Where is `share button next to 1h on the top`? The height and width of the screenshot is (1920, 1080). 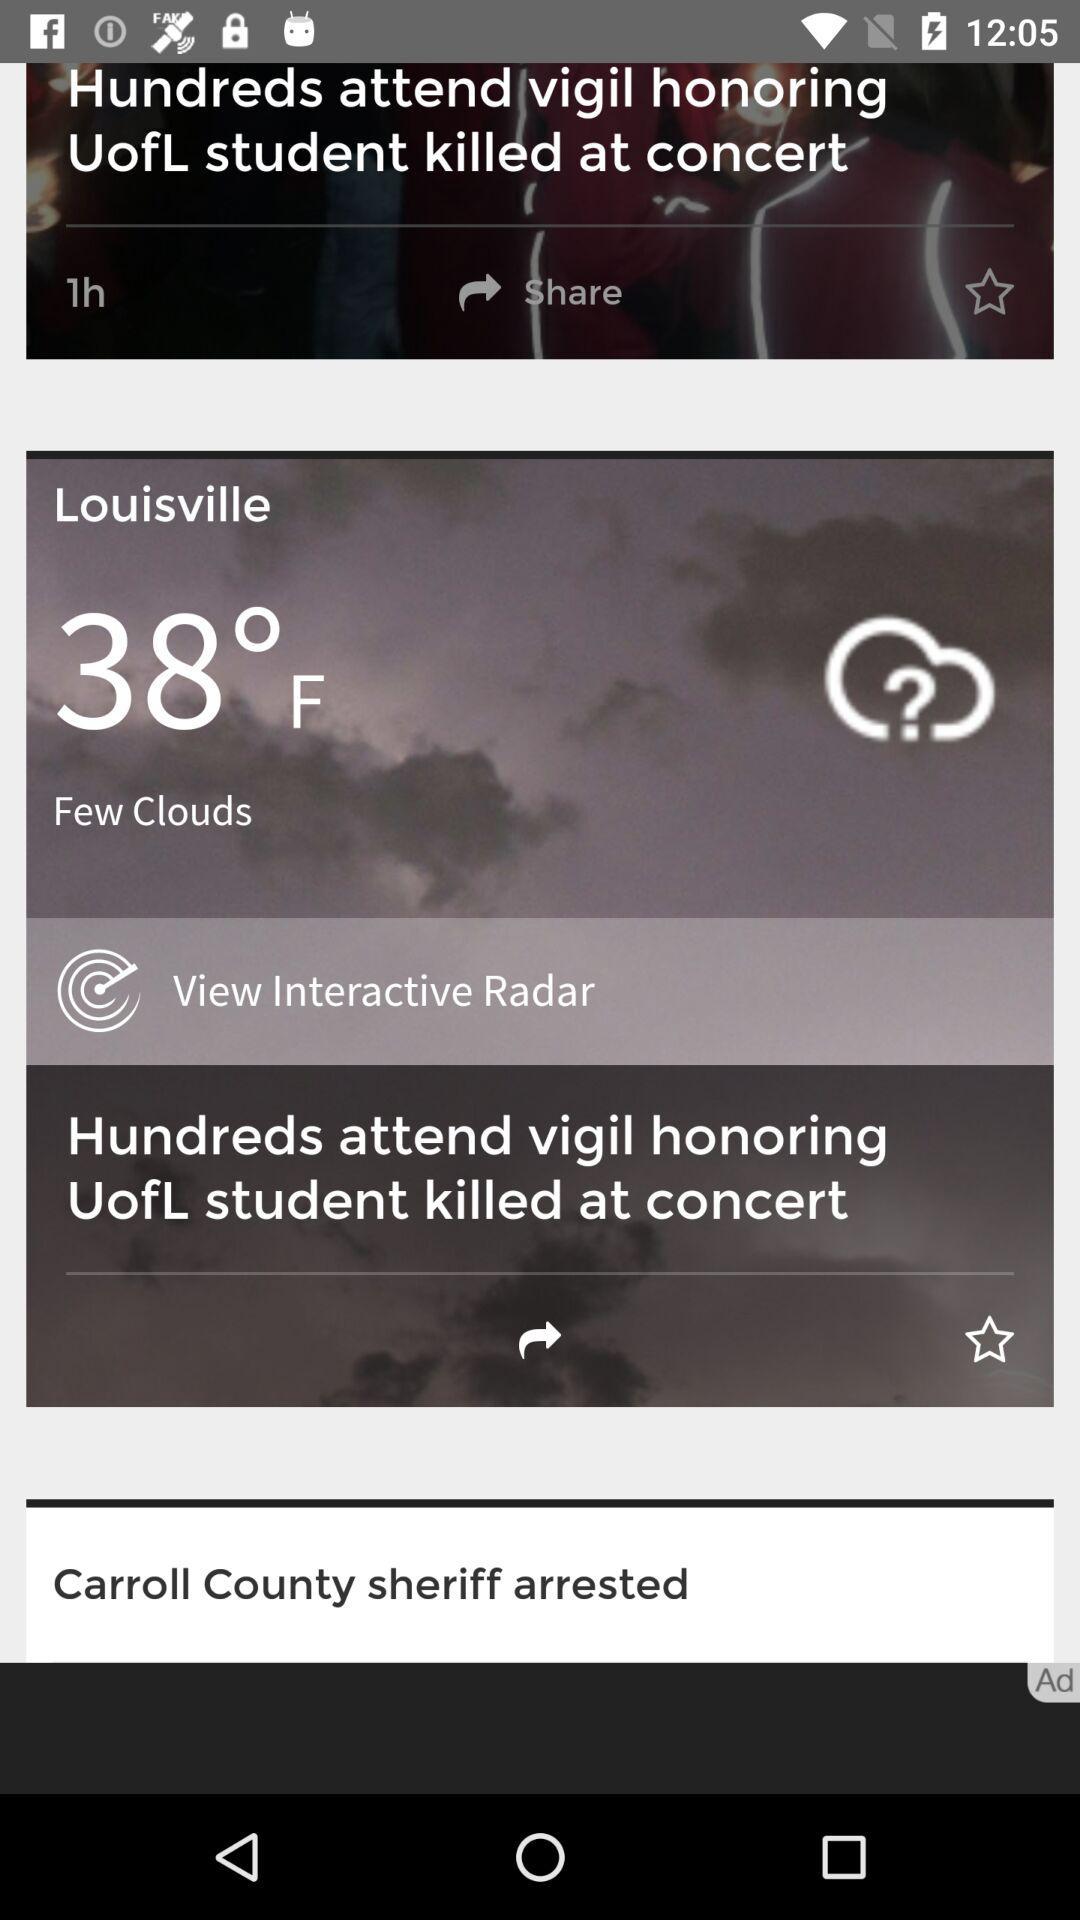
share button next to 1h on the top is located at coordinates (540, 291).